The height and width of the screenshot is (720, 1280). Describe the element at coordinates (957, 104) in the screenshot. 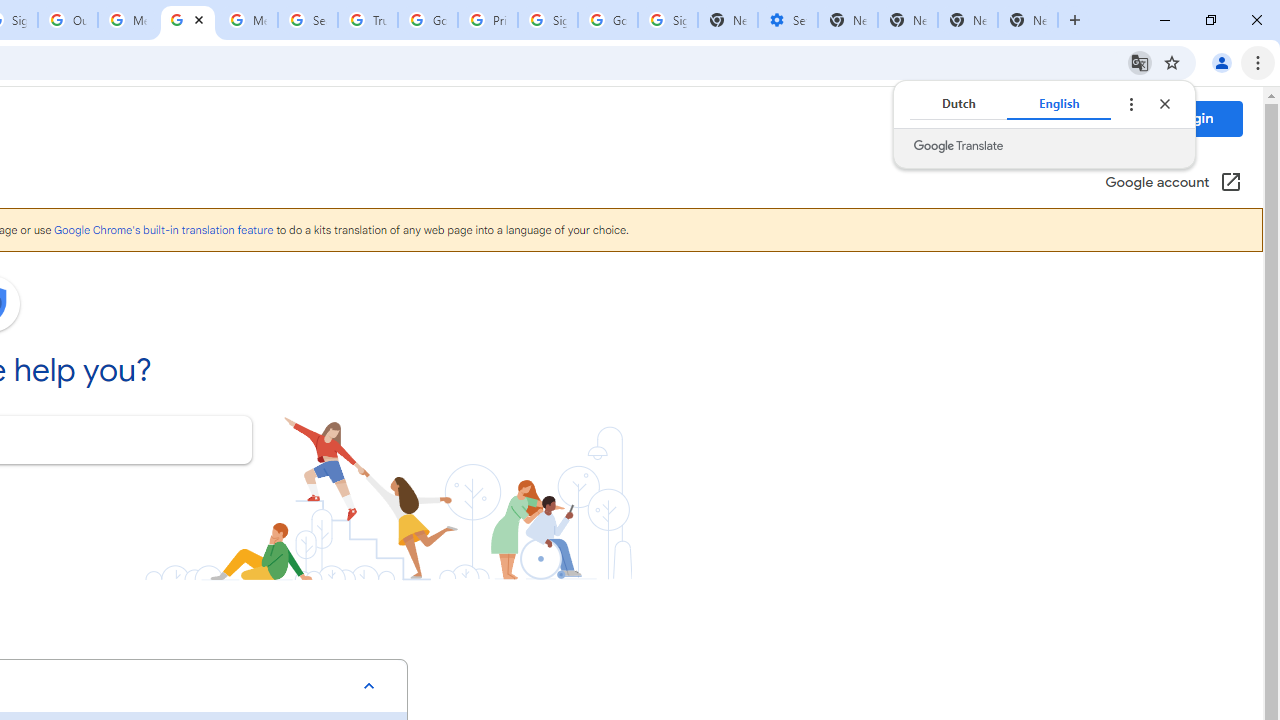

I see `'Dutch'` at that location.